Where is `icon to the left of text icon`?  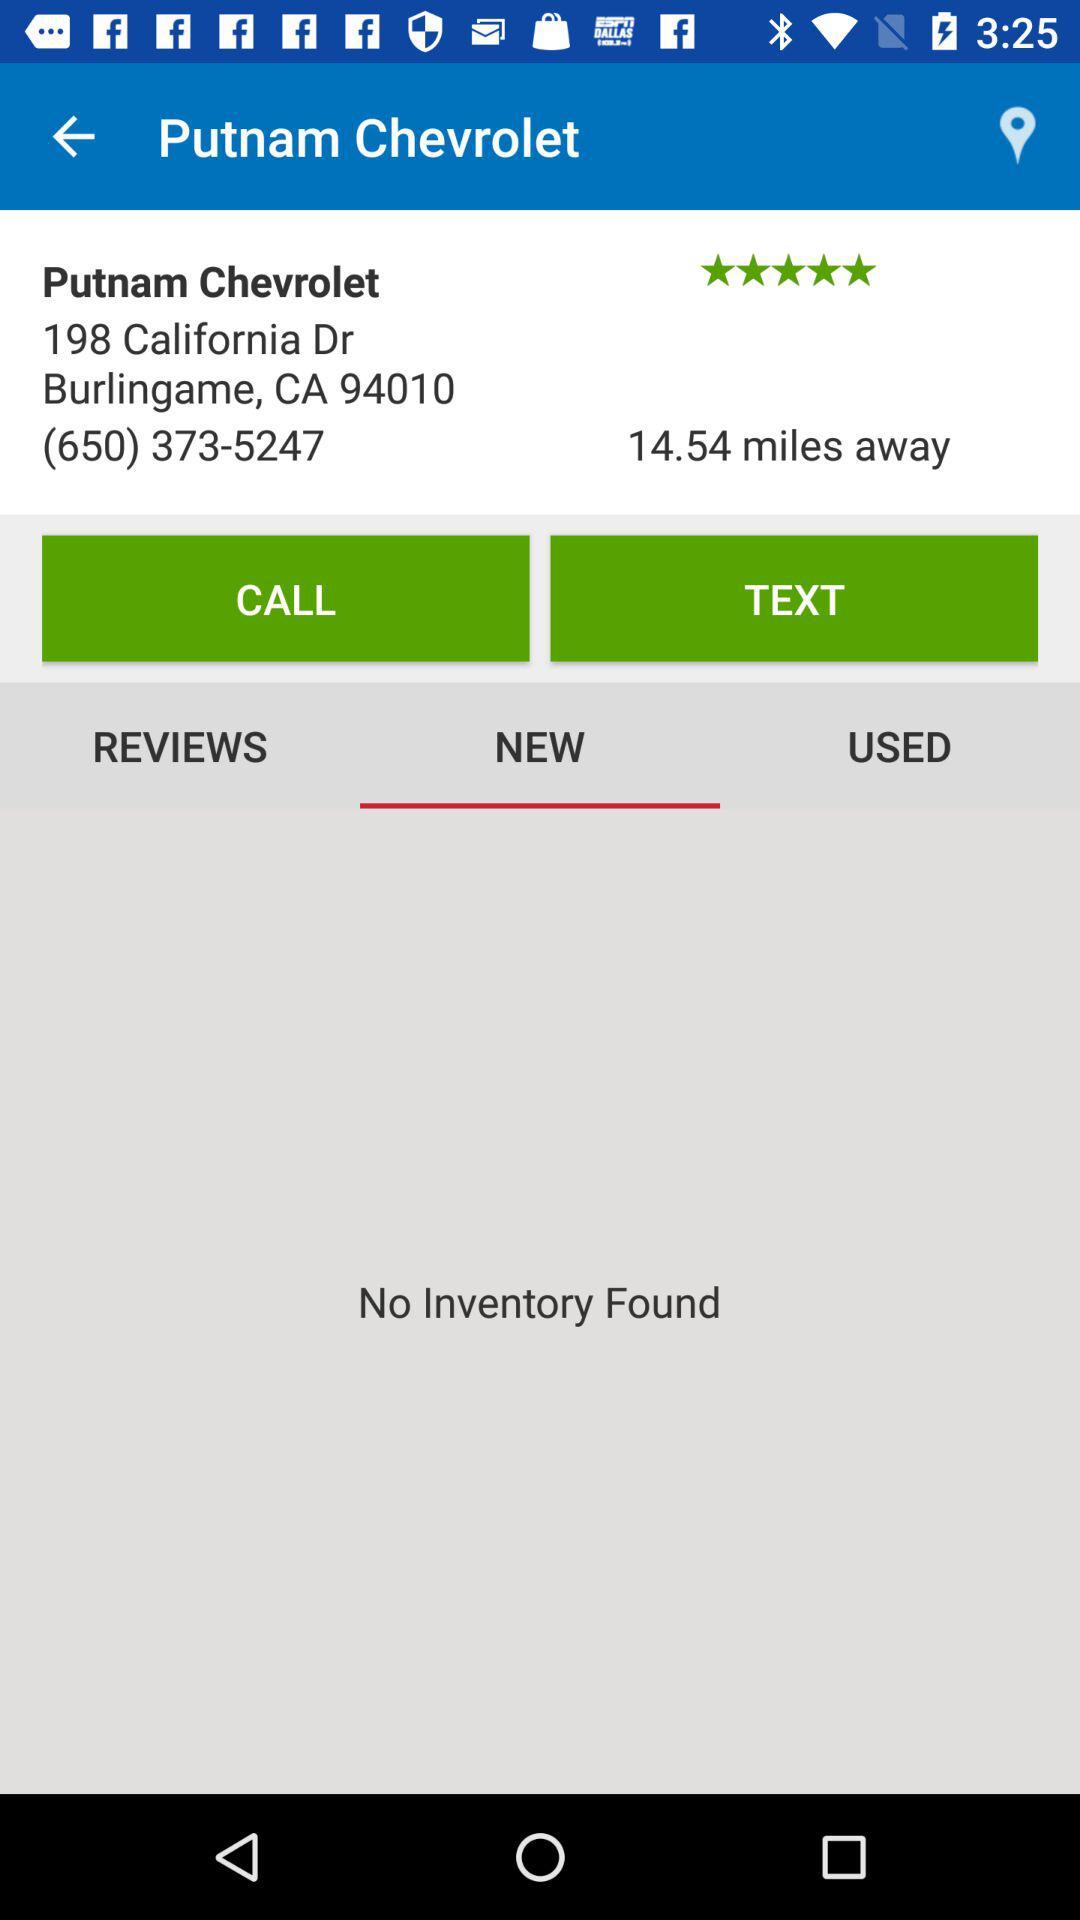 icon to the left of text icon is located at coordinates (285, 597).